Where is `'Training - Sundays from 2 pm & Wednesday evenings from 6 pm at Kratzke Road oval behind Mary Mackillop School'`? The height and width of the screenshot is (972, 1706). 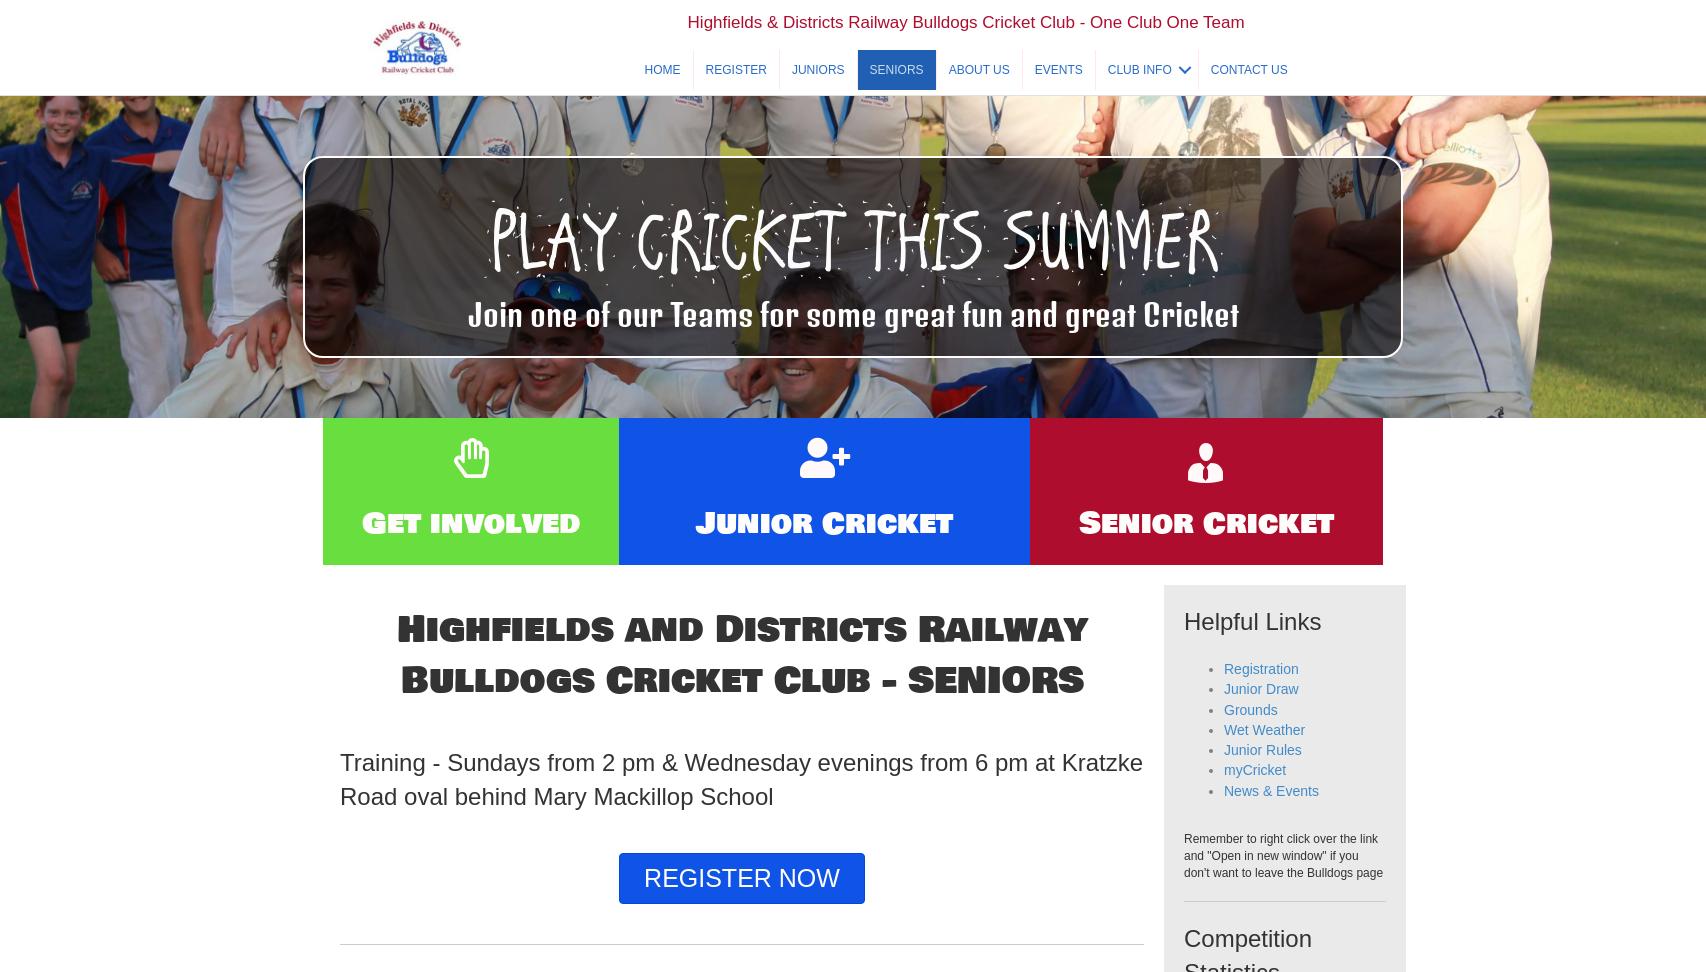
'Training - Sundays from 2 pm & Wednesday evenings from 6 pm at Kratzke Road oval behind Mary Mackillop School' is located at coordinates (740, 819).